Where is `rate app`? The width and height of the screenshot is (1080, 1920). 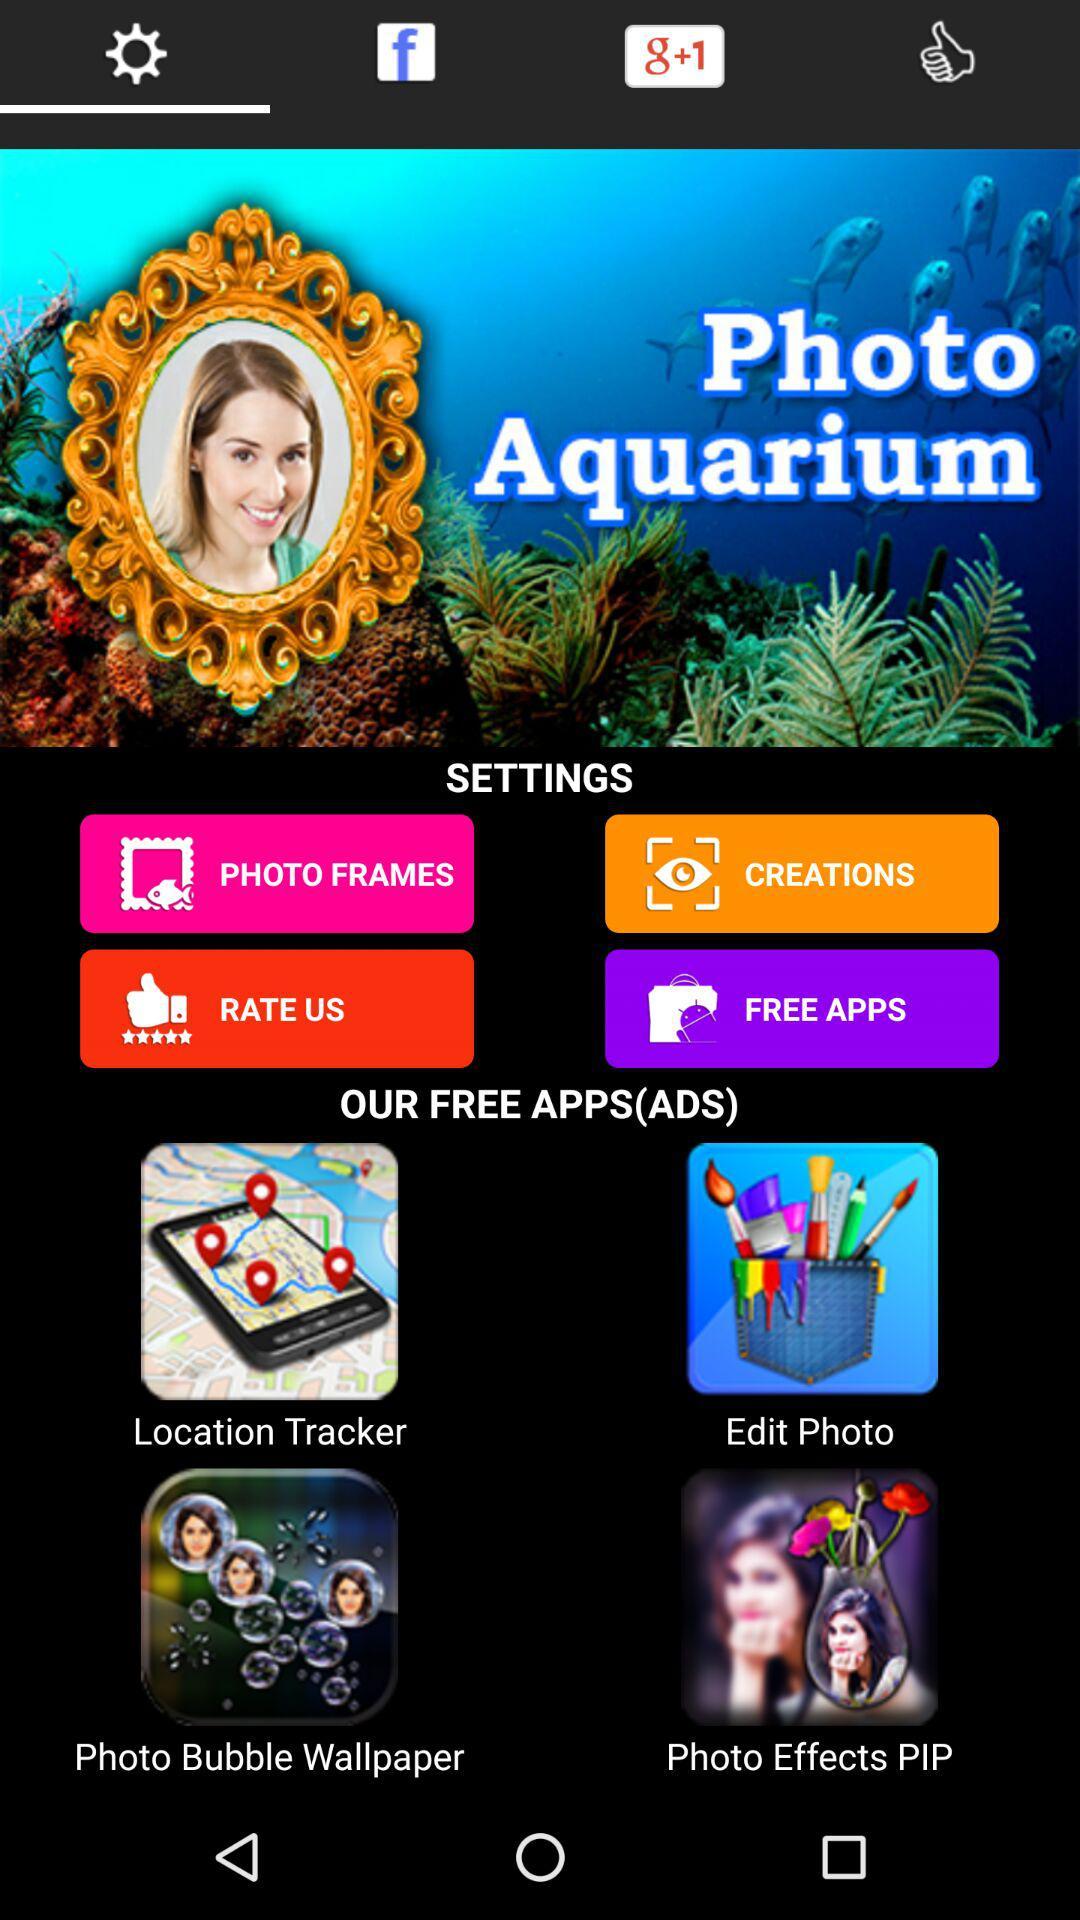
rate app is located at coordinates (155, 1008).